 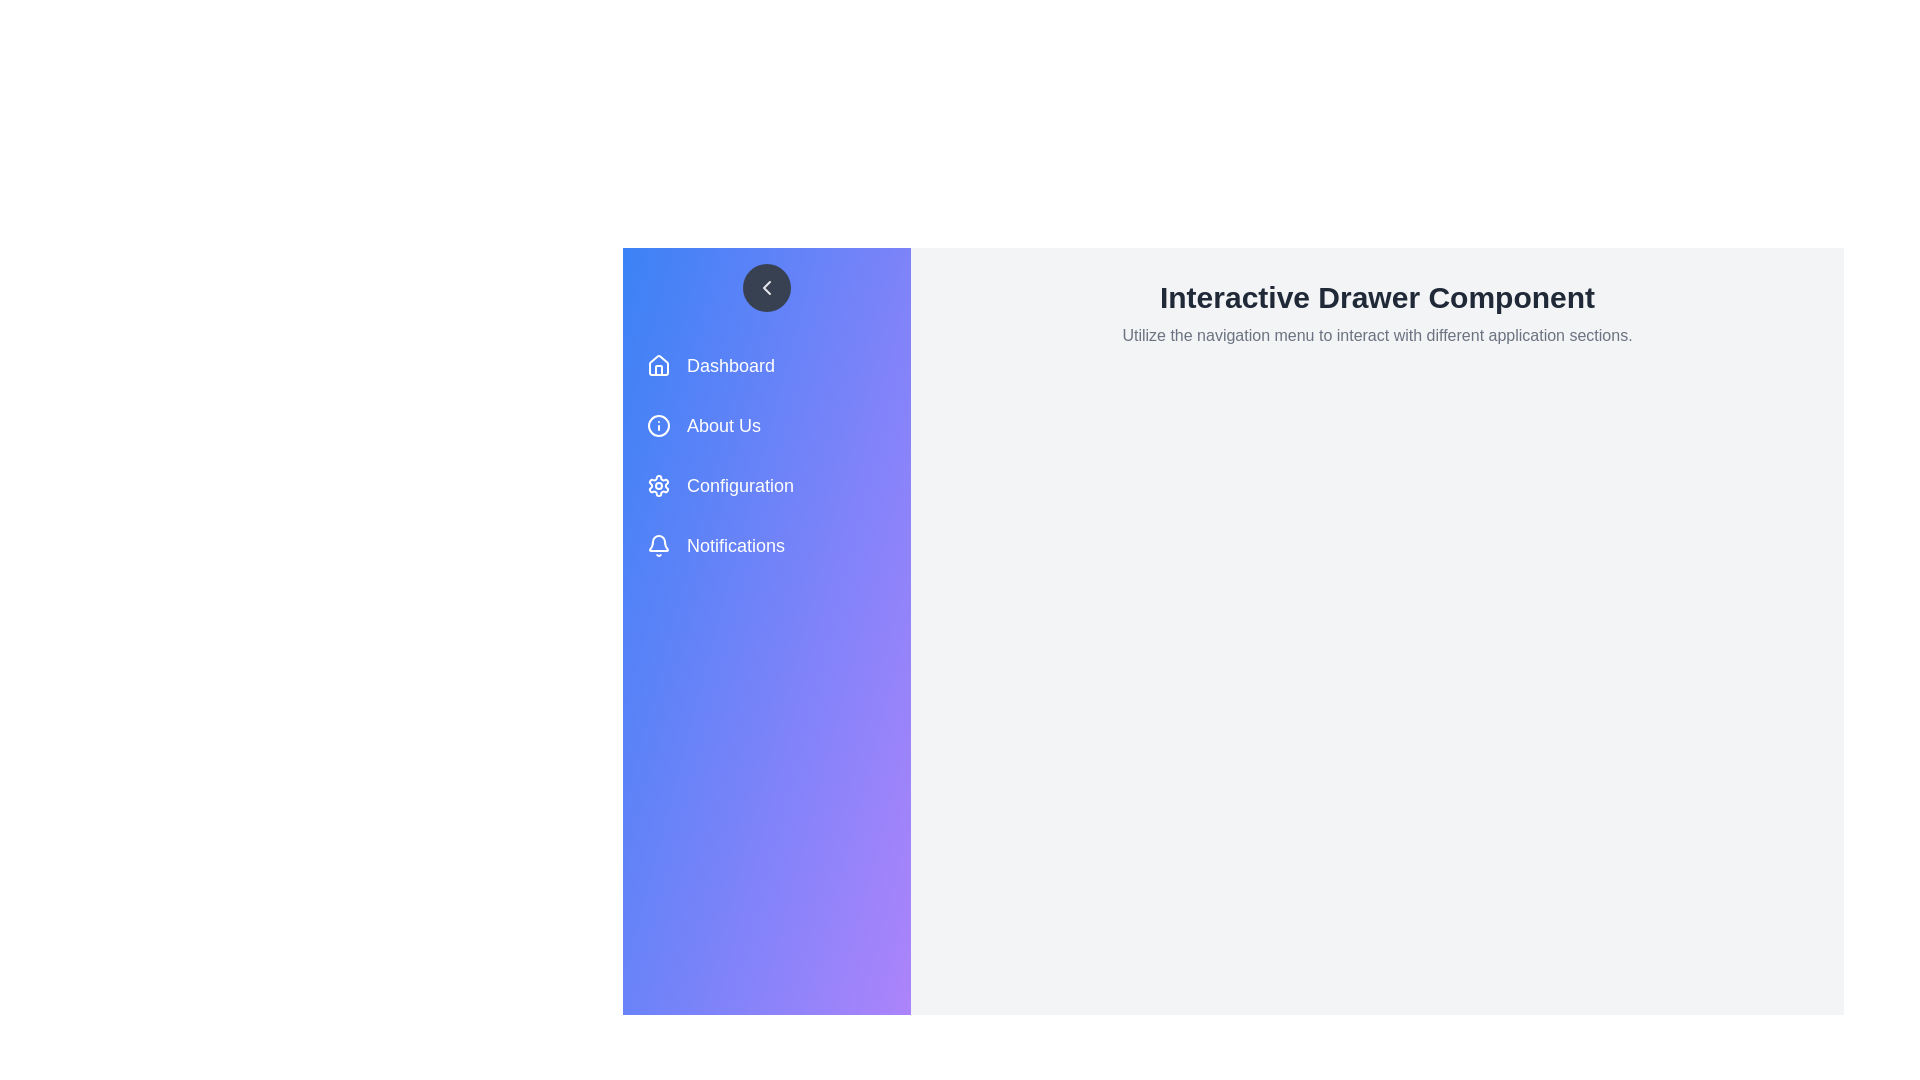 I want to click on the gear icon in the left navigation panel, which represents settings and is located next to the 'Configuration' text, so click(x=658, y=486).